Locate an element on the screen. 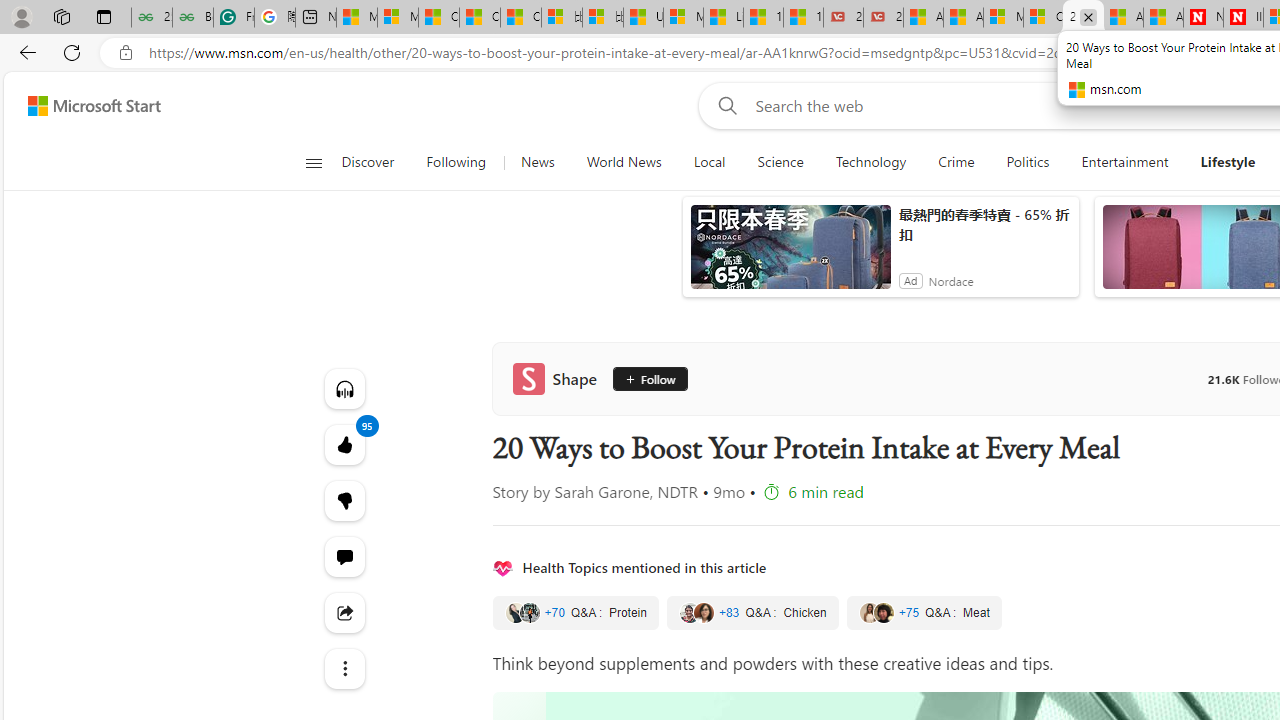  'Free AI Writing Assistance for Students | Grammarly' is located at coordinates (233, 17).